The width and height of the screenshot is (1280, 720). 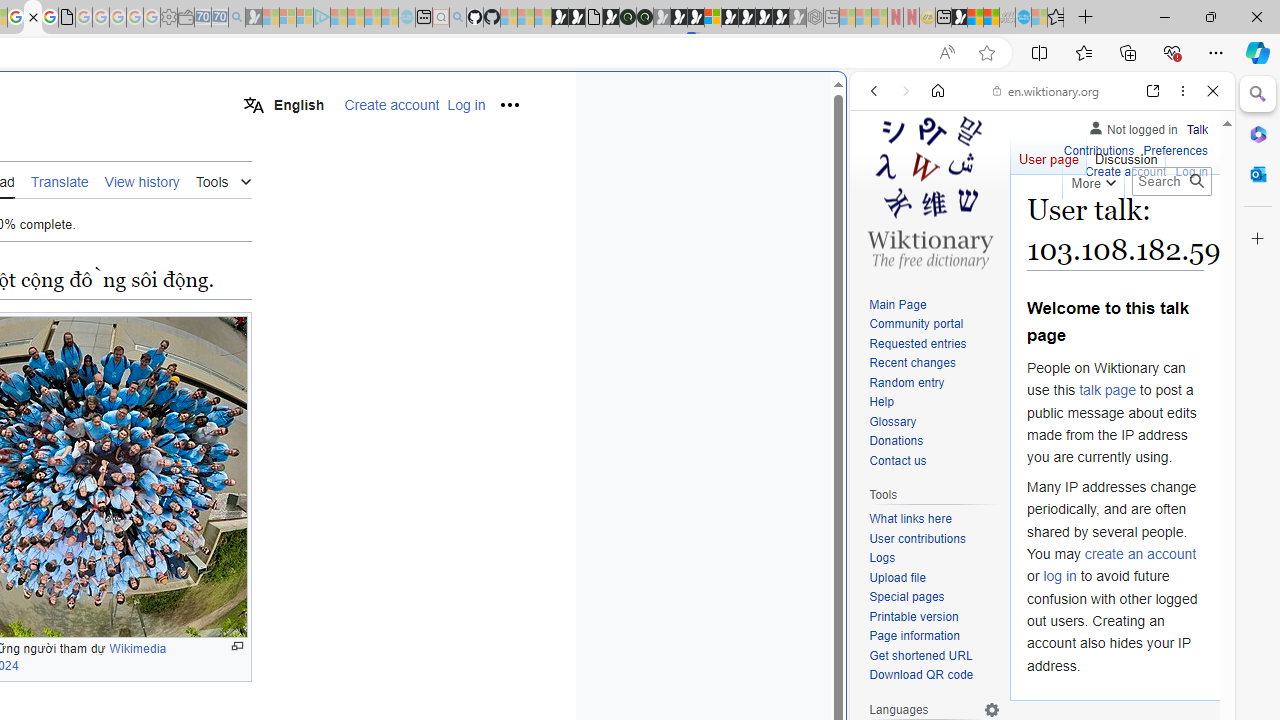 I want to click on 'Log in', so click(x=1191, y=168).